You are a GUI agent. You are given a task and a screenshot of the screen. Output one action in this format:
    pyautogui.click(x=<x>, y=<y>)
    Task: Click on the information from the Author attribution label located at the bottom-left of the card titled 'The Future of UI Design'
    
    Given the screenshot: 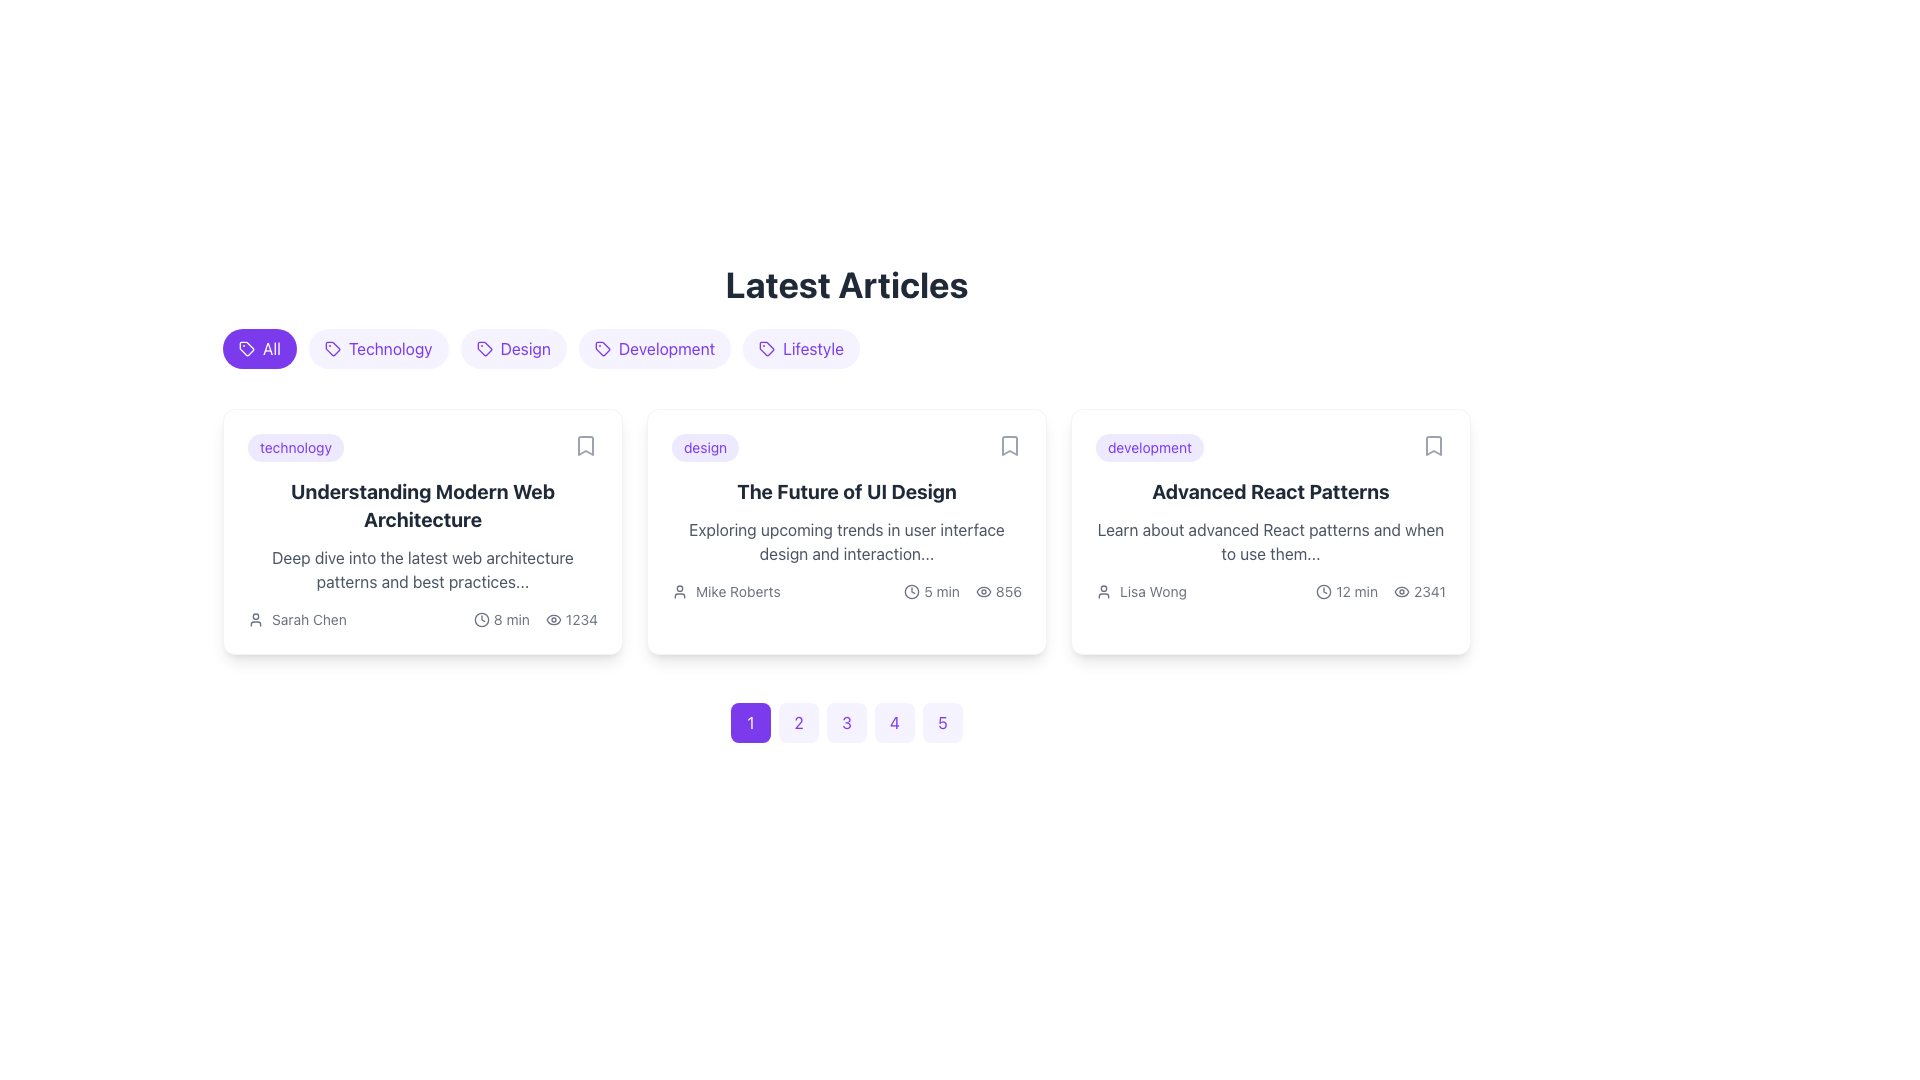 What is the action you would take?
    pyautogui.click(x=725, y=590)
    